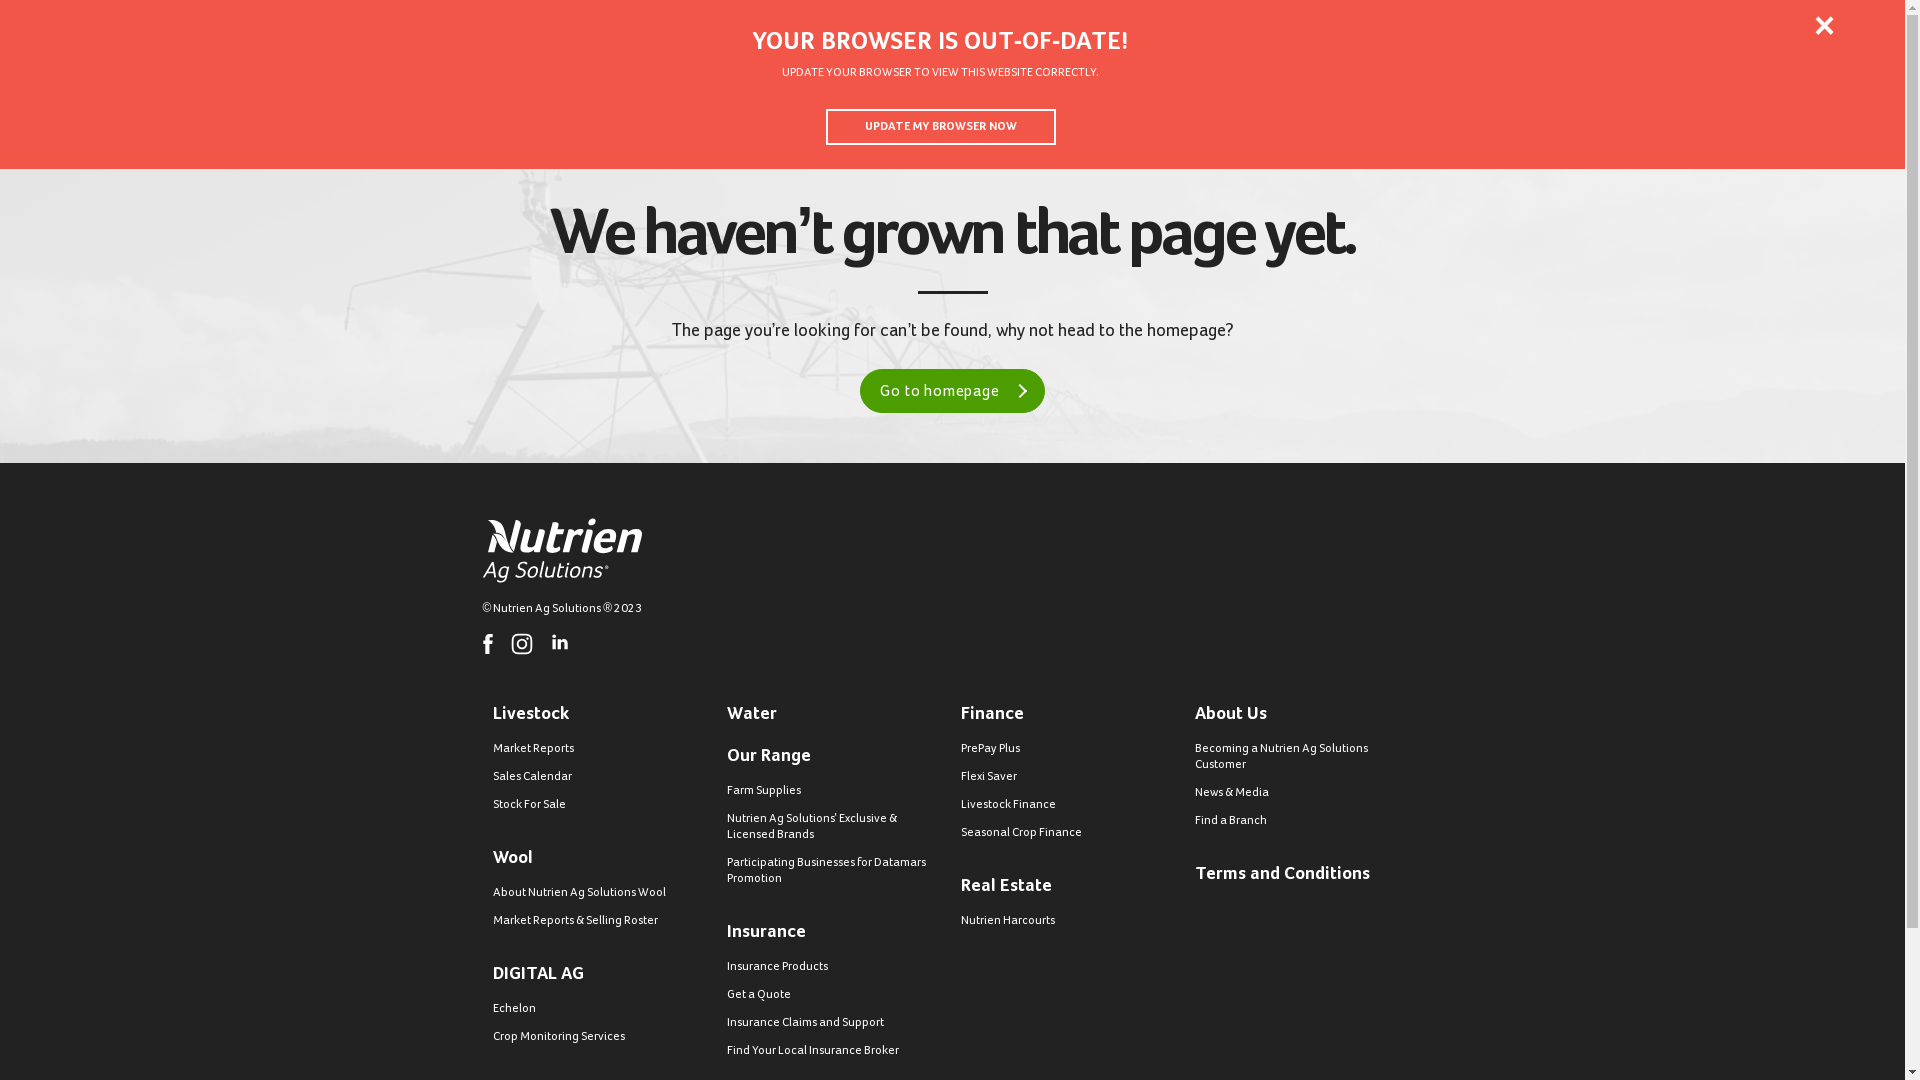  Describe the element at coordinates (491, 775) in the screenshot. I see `'Sales Calendar'` at that location.